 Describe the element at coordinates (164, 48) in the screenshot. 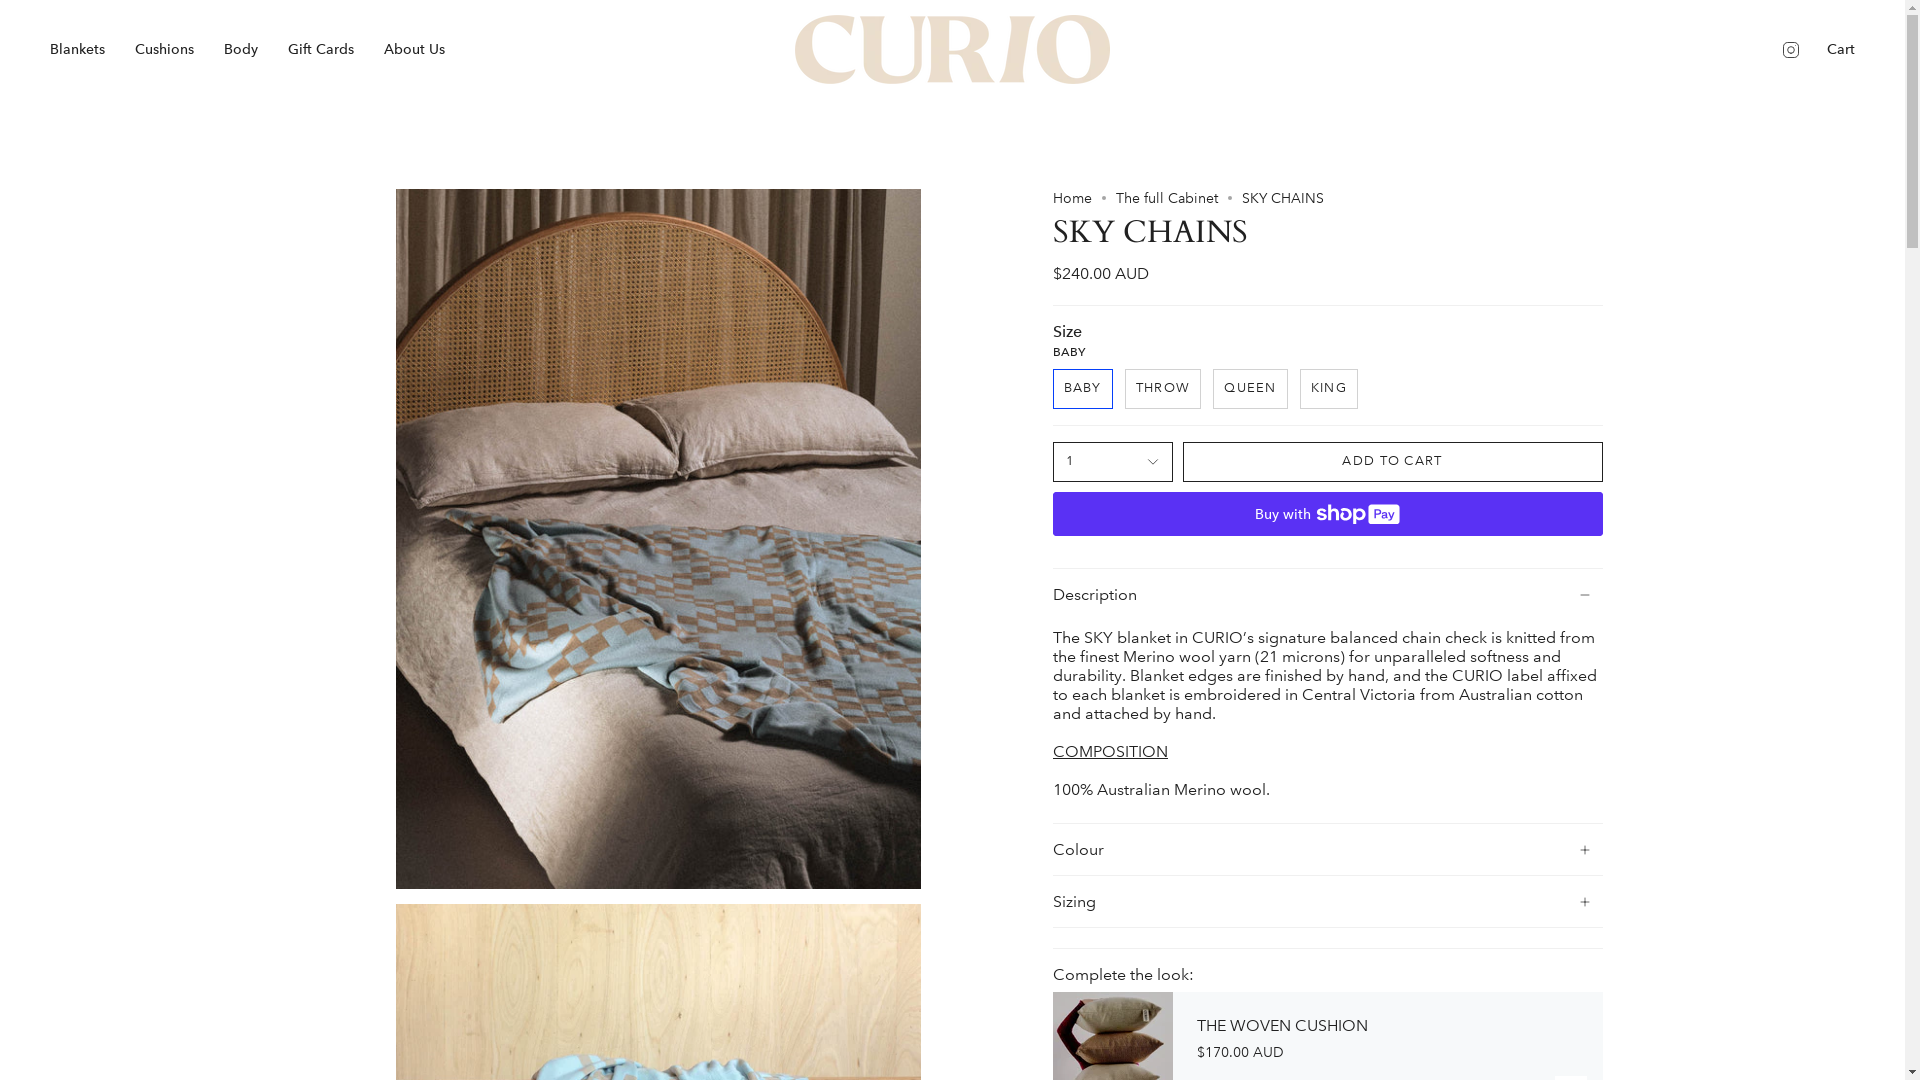

I see `'Cushions'` at that location.